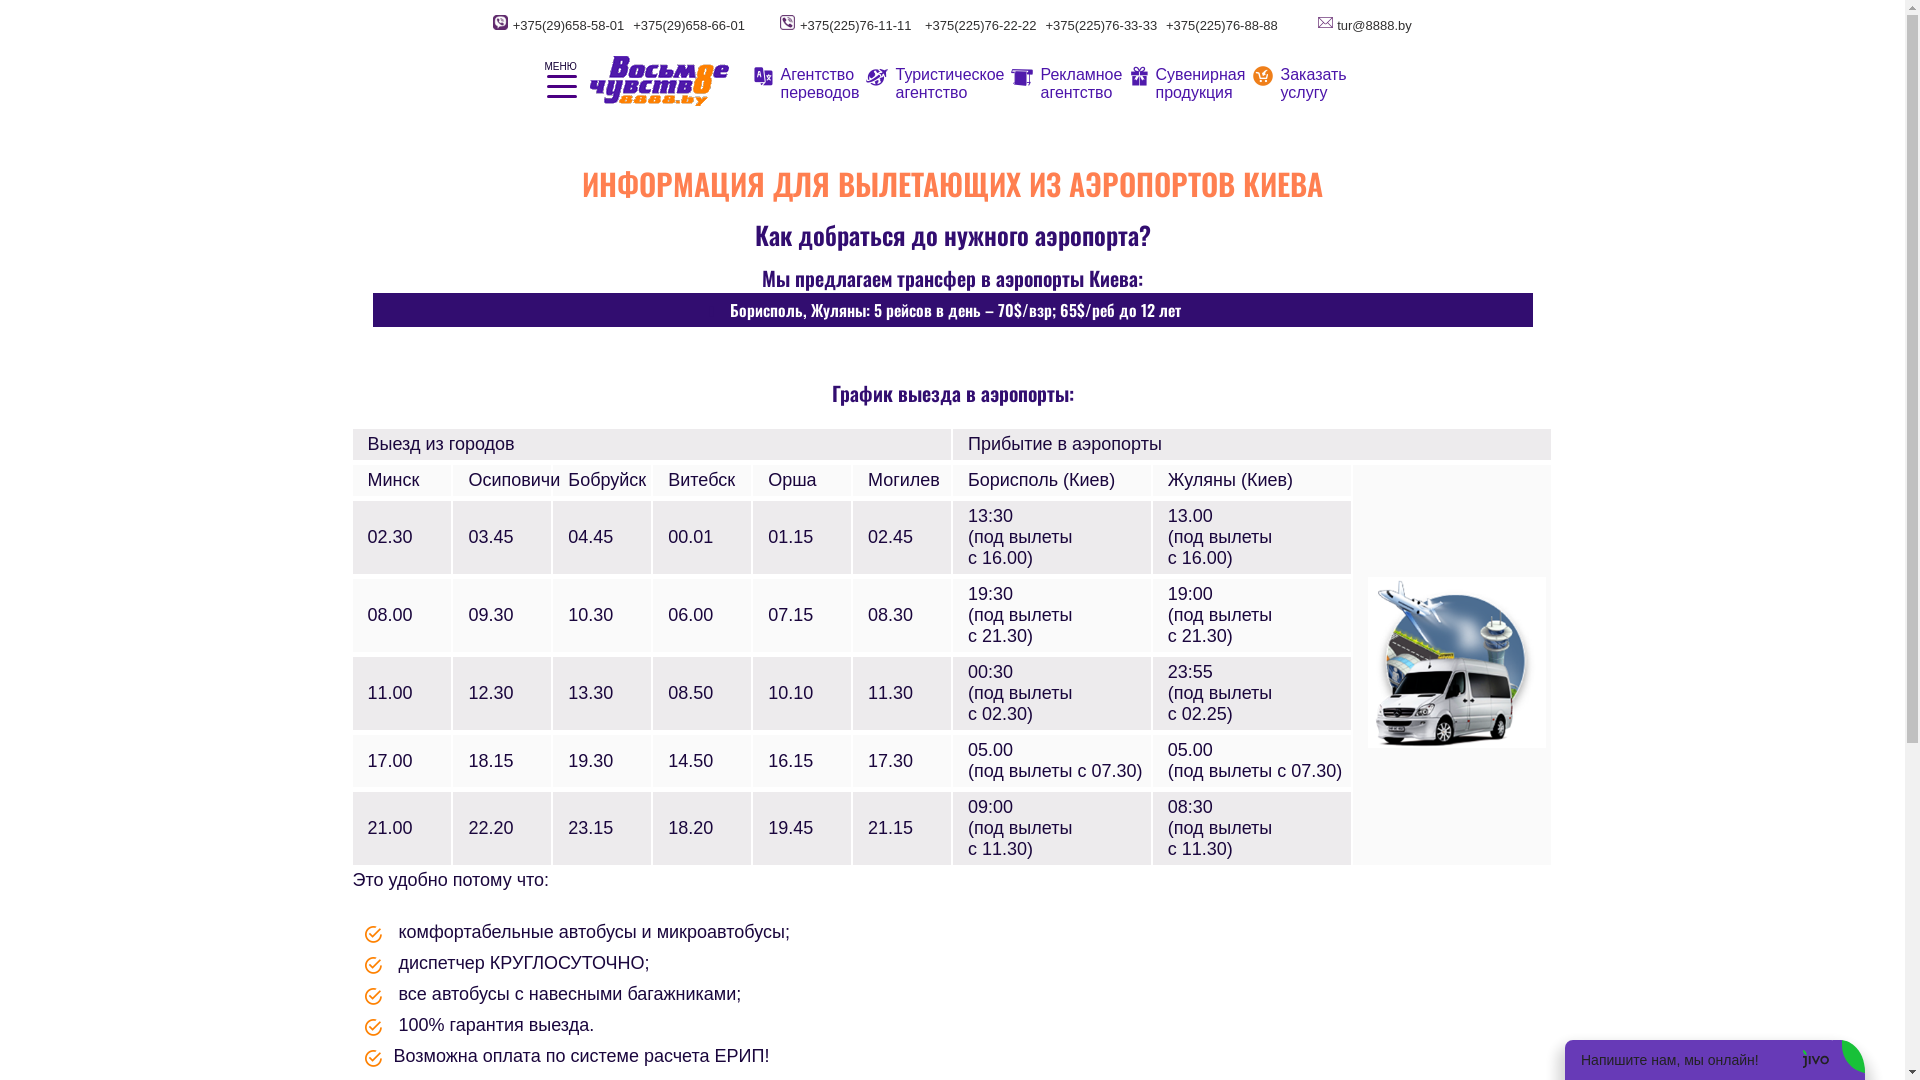 Image resolution: width=1920 pixels, height=1080 pixels. What do you see at coordinates (1099, 25) in the screenshot?
I see `'+375(225)76-33-33'` at bounding box center [1099, 25].